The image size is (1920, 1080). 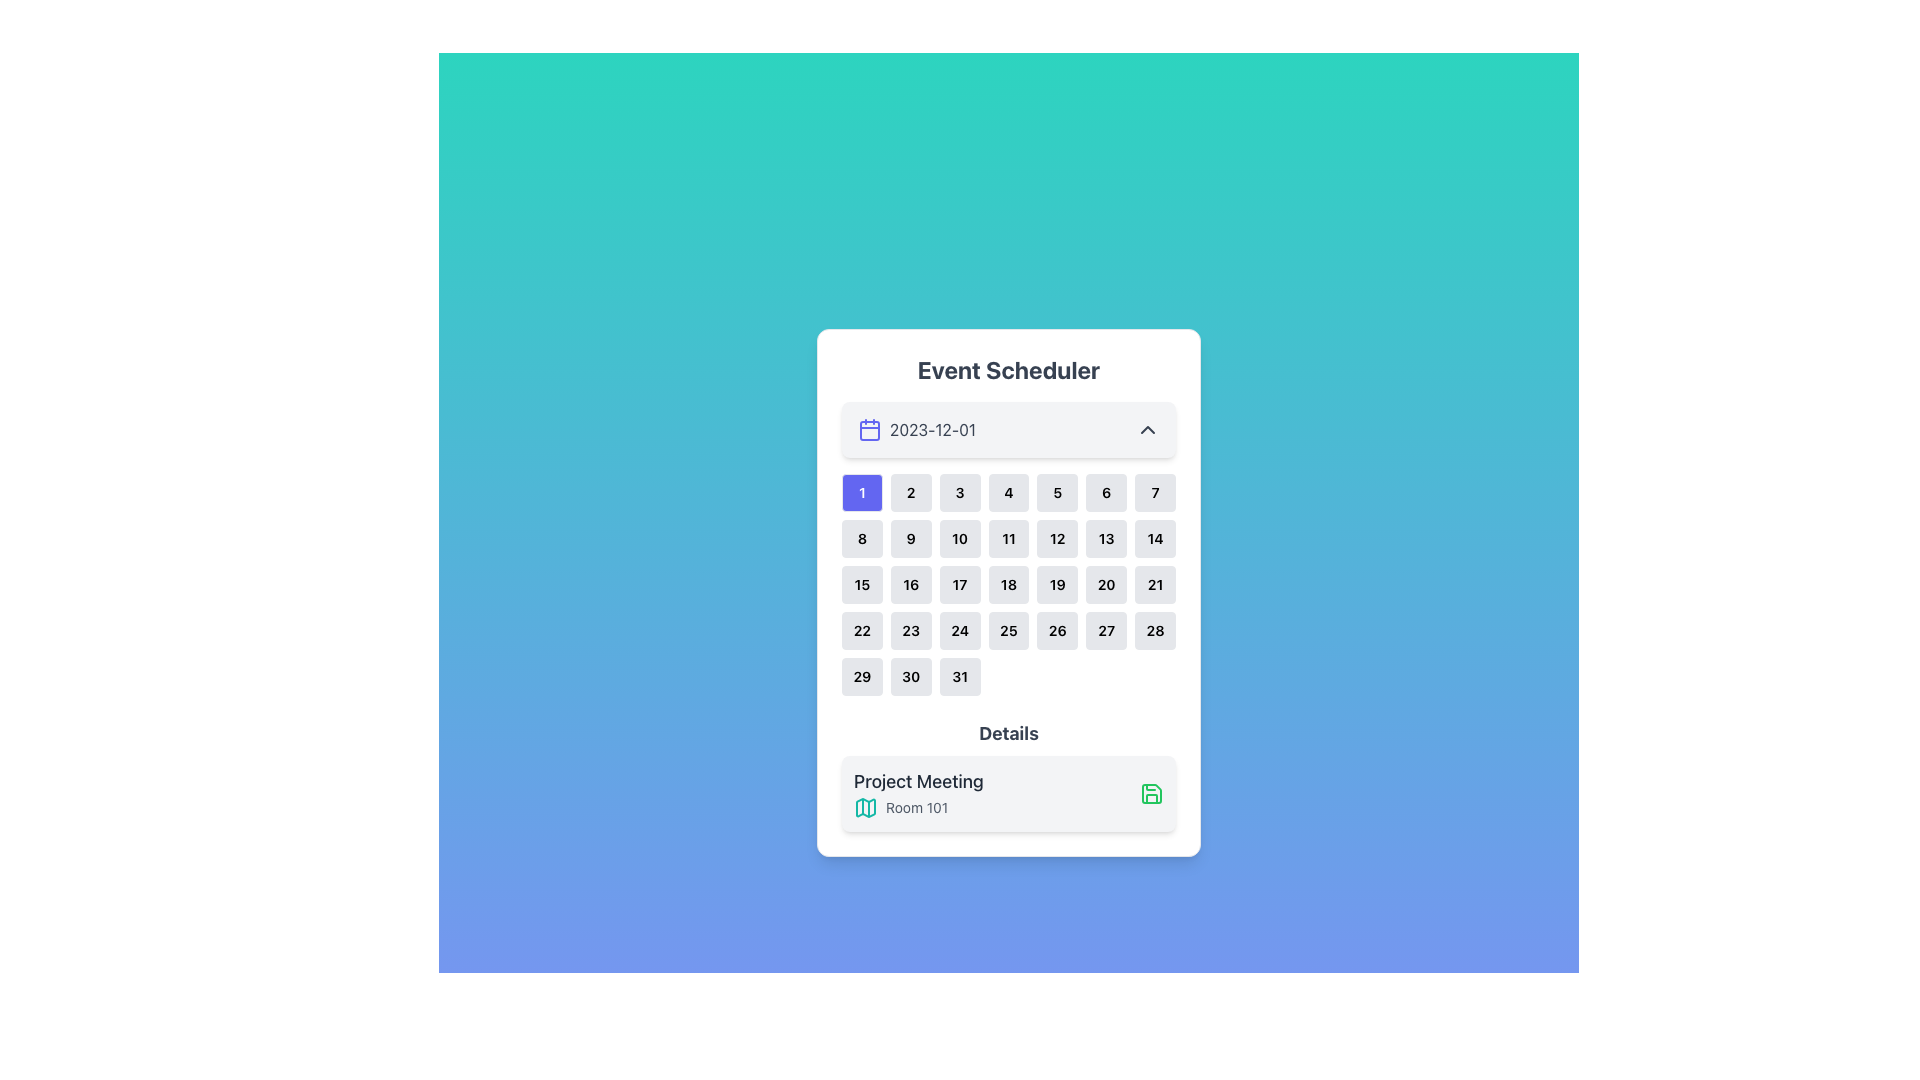 I want to click on the interactive date-picker dropdown within the 'Event Scheduler' card for keyboard interaction, so click(x=1008, y=428).